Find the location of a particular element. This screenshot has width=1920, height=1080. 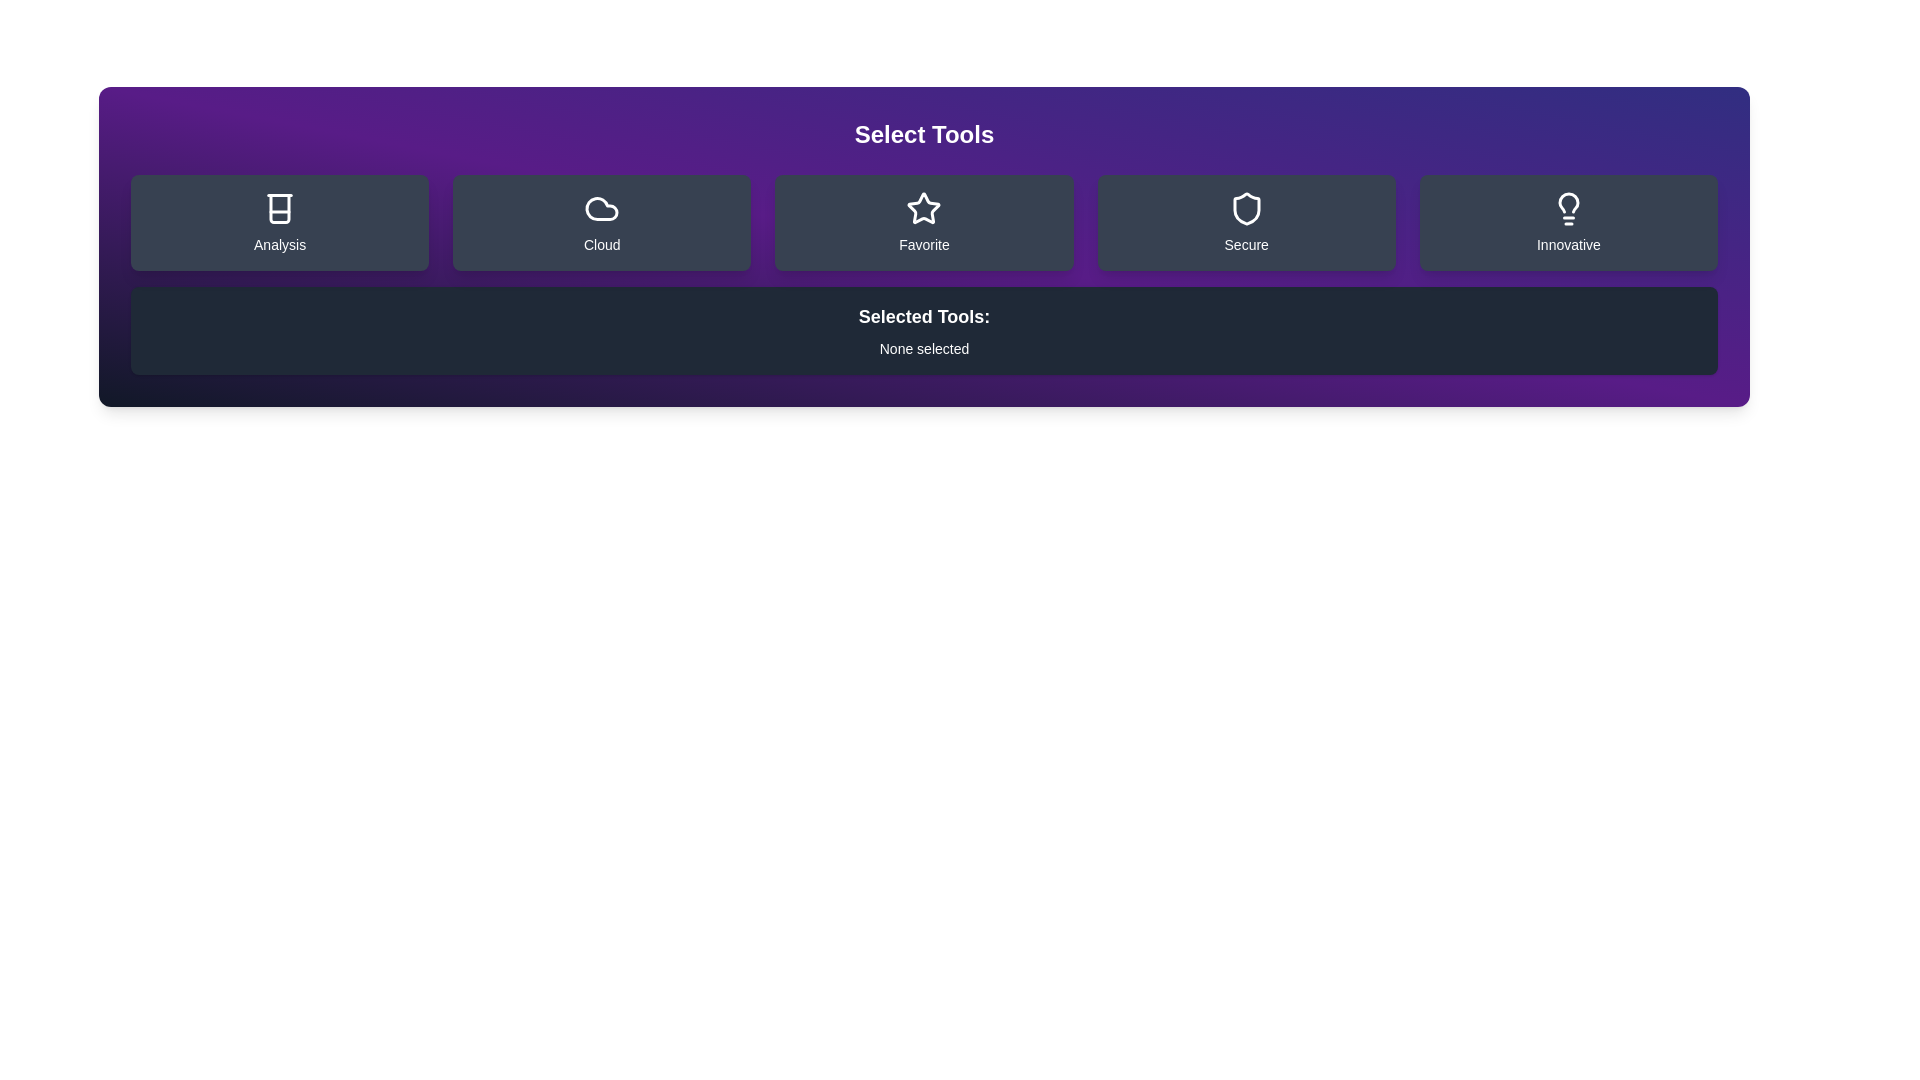

the cloud-shaped icon that serves as the primary visual component of the 'Cloud' button, located second from the left in the top row of buttons is located at coordinates (601, 208).